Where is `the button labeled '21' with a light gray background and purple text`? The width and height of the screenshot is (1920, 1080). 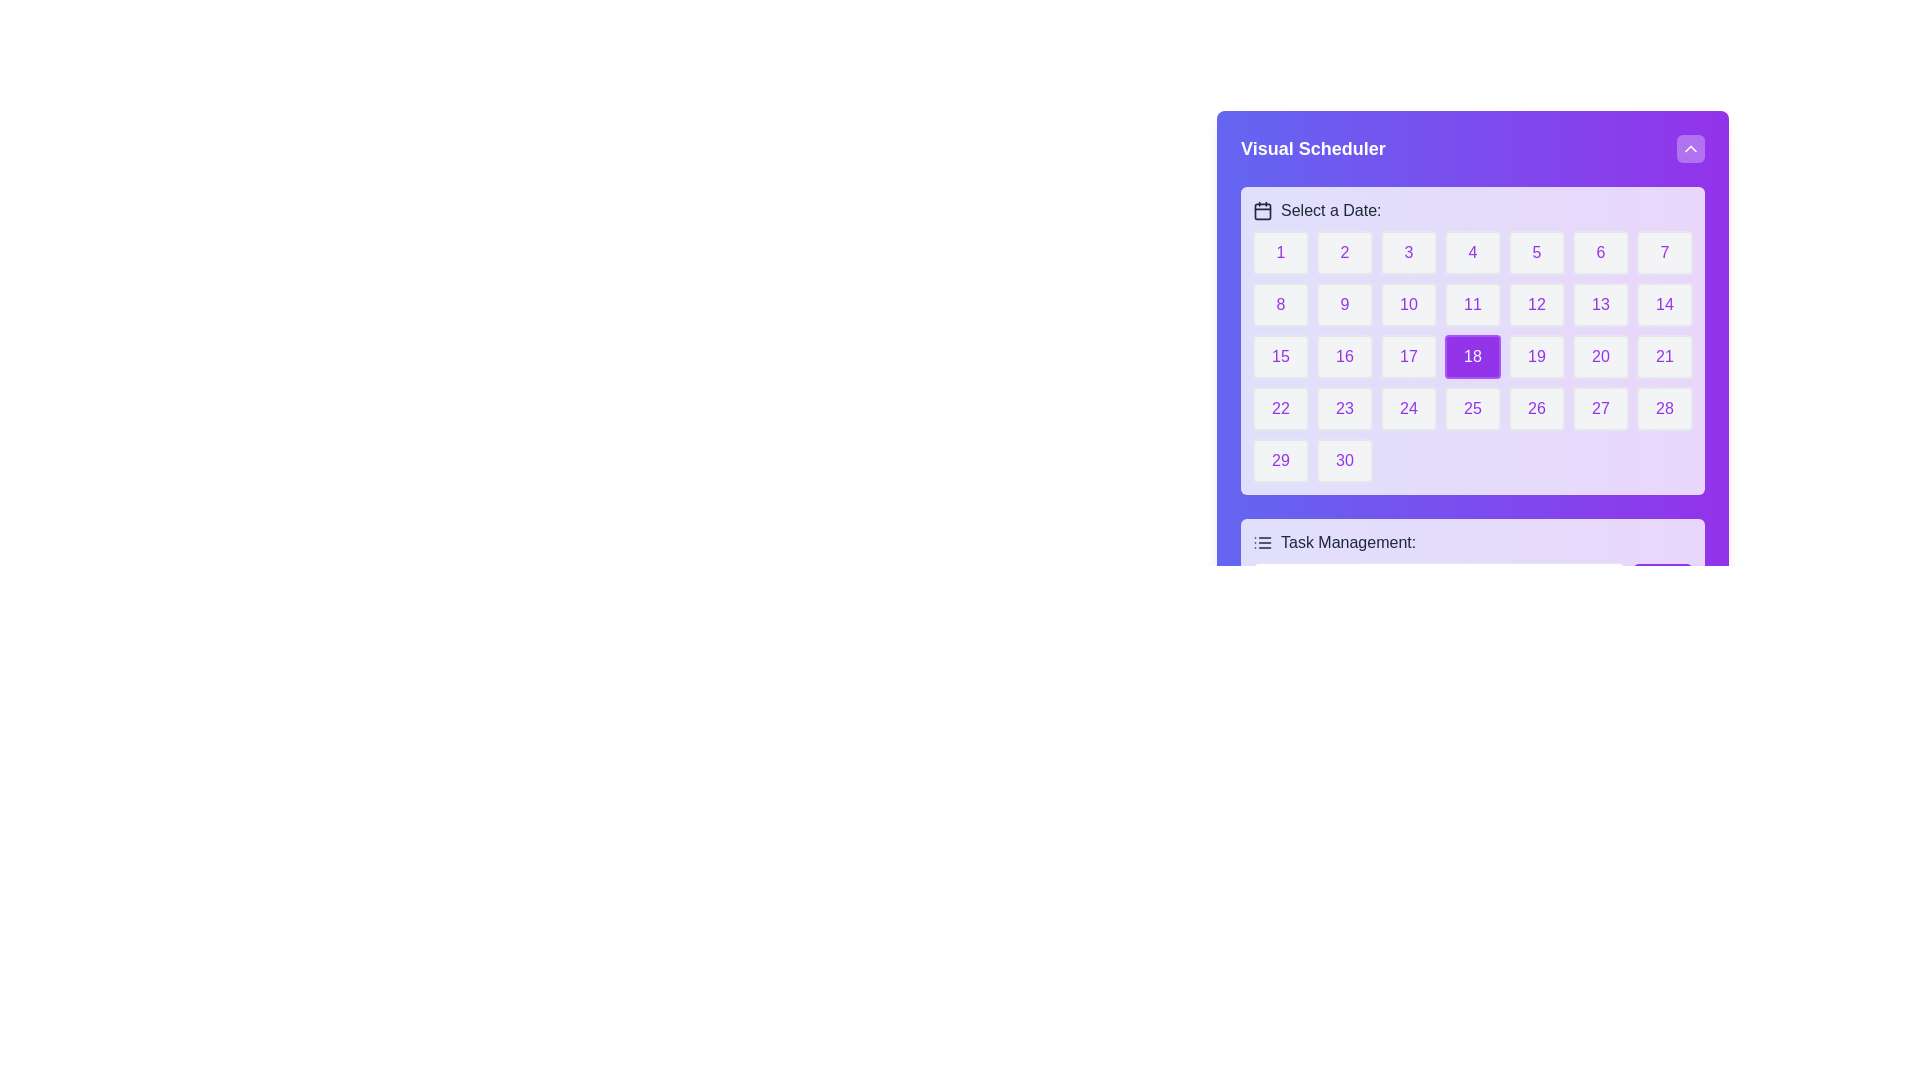 the button labeled '21' with a light gray background and purple text is located at coordinates (1665, 356).